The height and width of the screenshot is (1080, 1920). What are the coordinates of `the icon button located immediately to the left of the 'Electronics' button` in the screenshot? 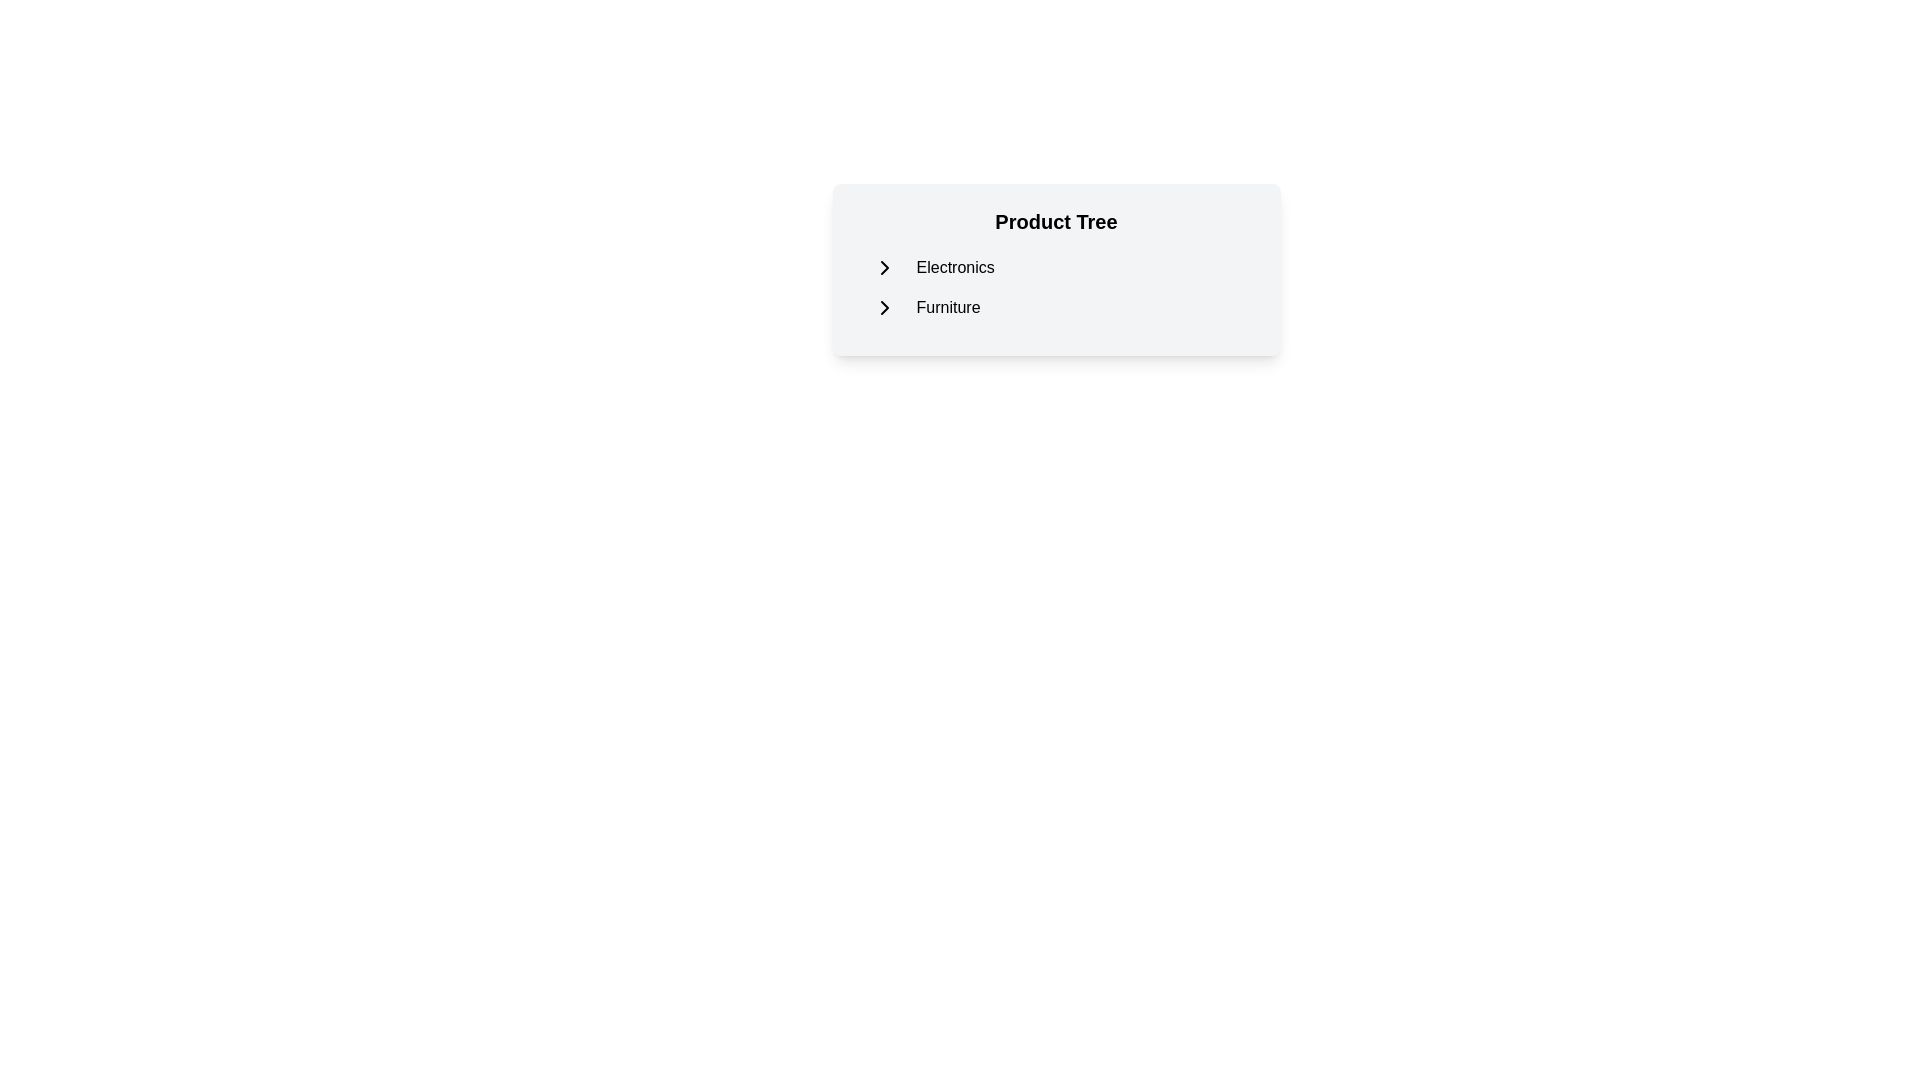 It's located at (883, 266).